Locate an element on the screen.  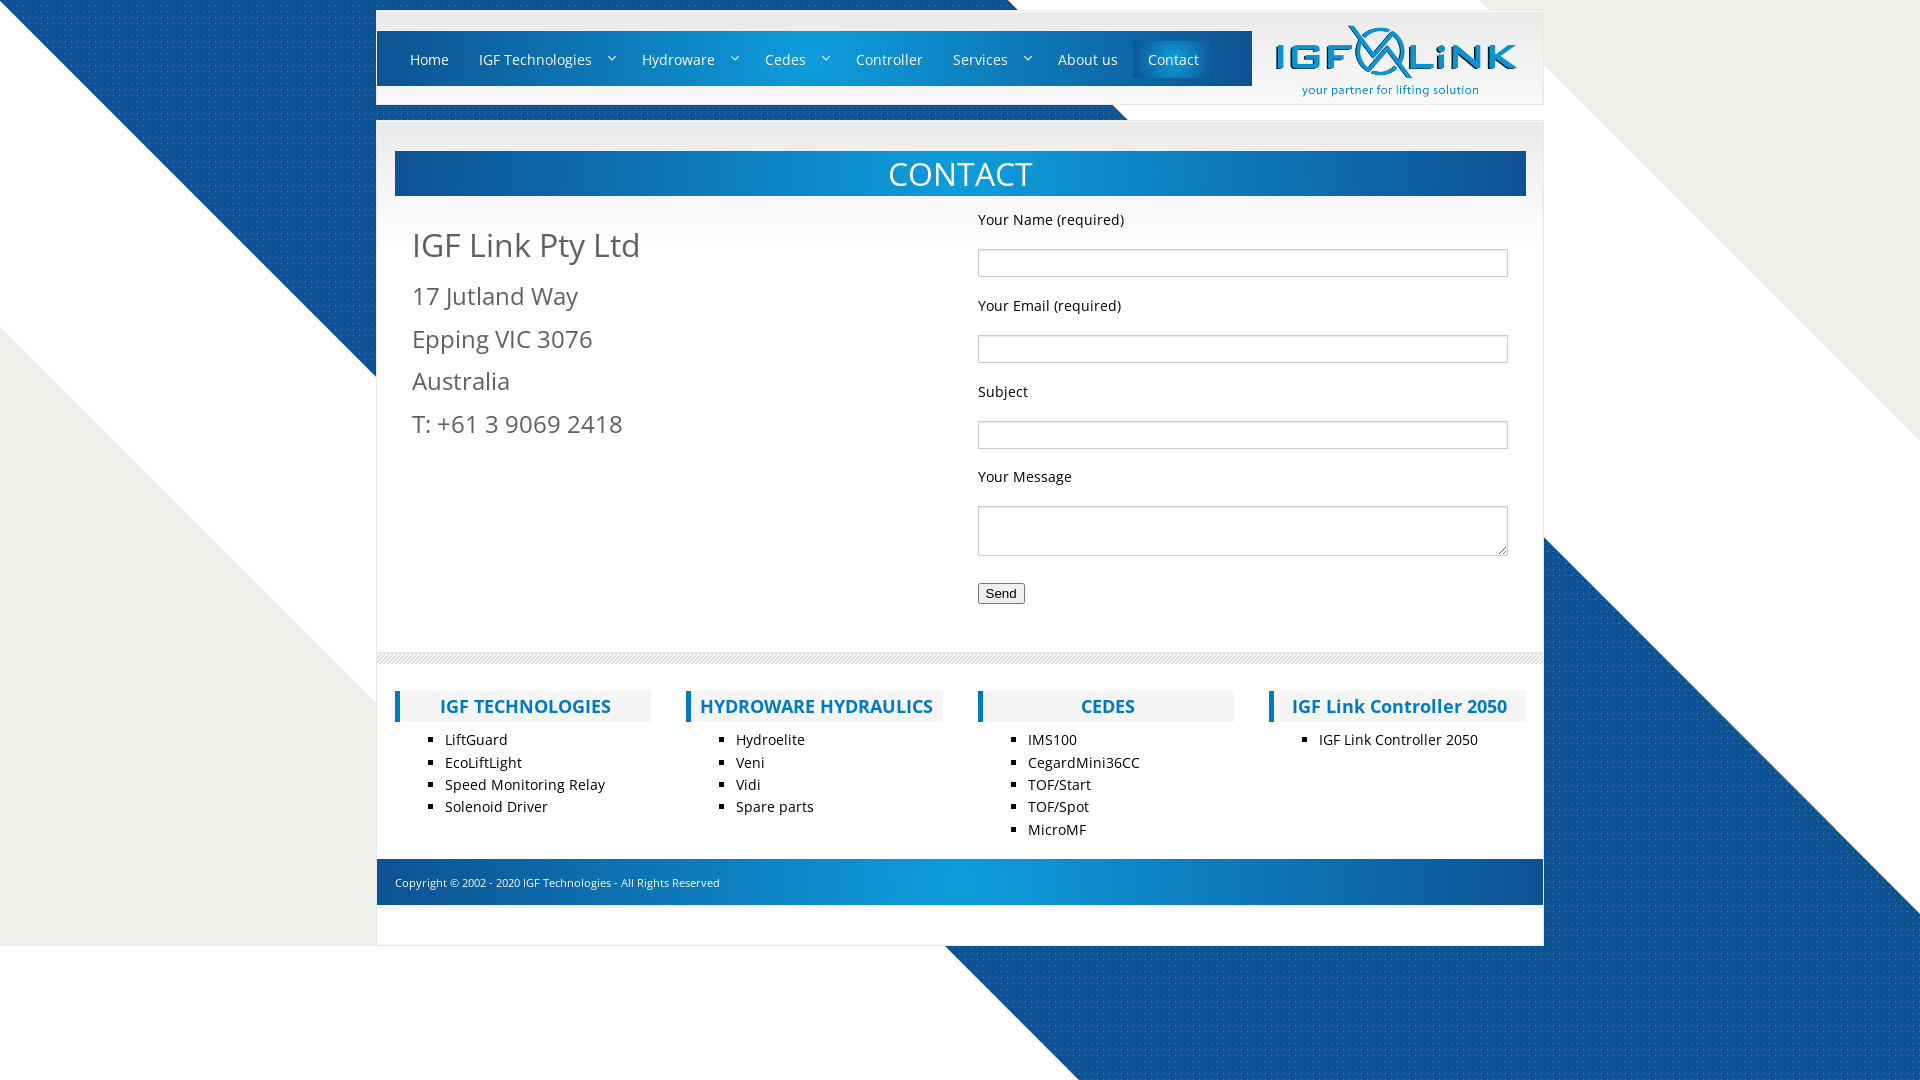
'Hydroware' is located at coordinates (687, 58).